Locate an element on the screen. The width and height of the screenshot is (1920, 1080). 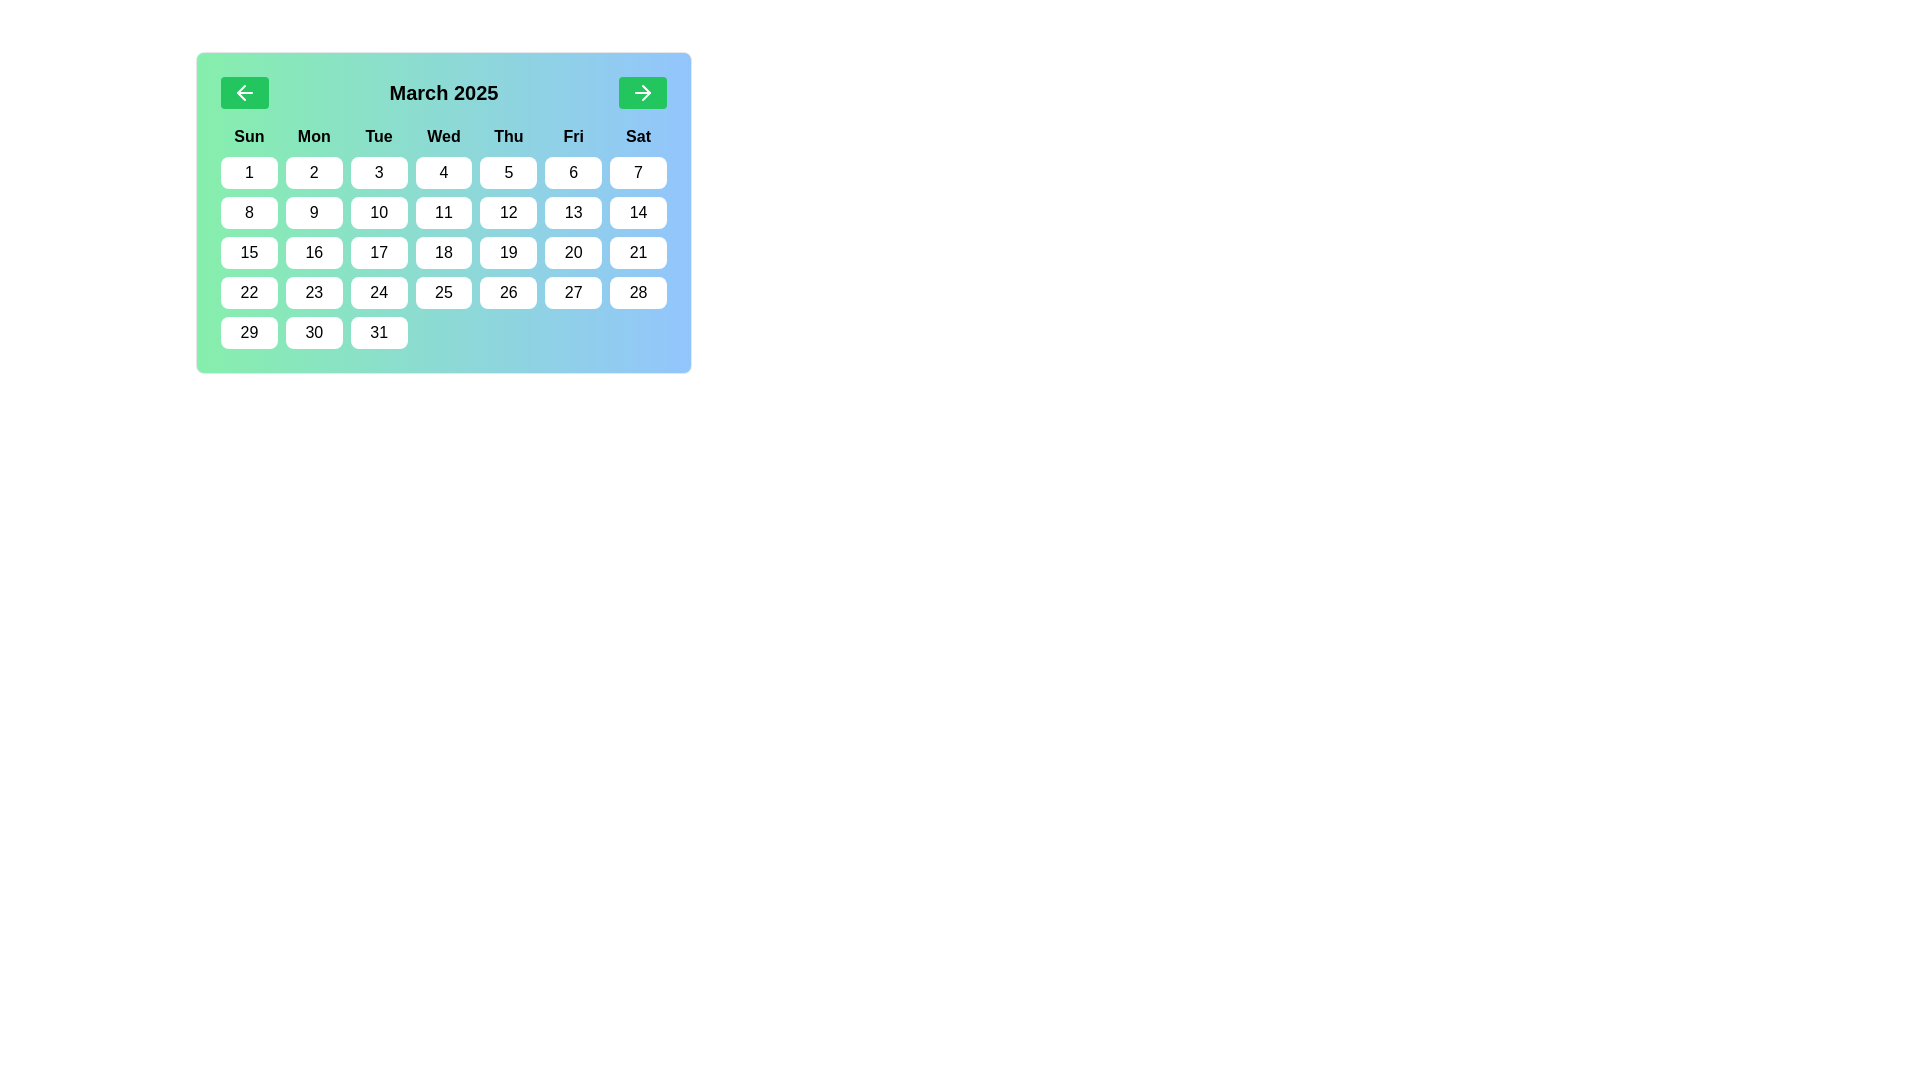
the white rounded rectangle button with the number '31' centered in black font located in the bottom-right corner of the calendar grid under the 'Mon.' column is located at coordinates (379, 331).